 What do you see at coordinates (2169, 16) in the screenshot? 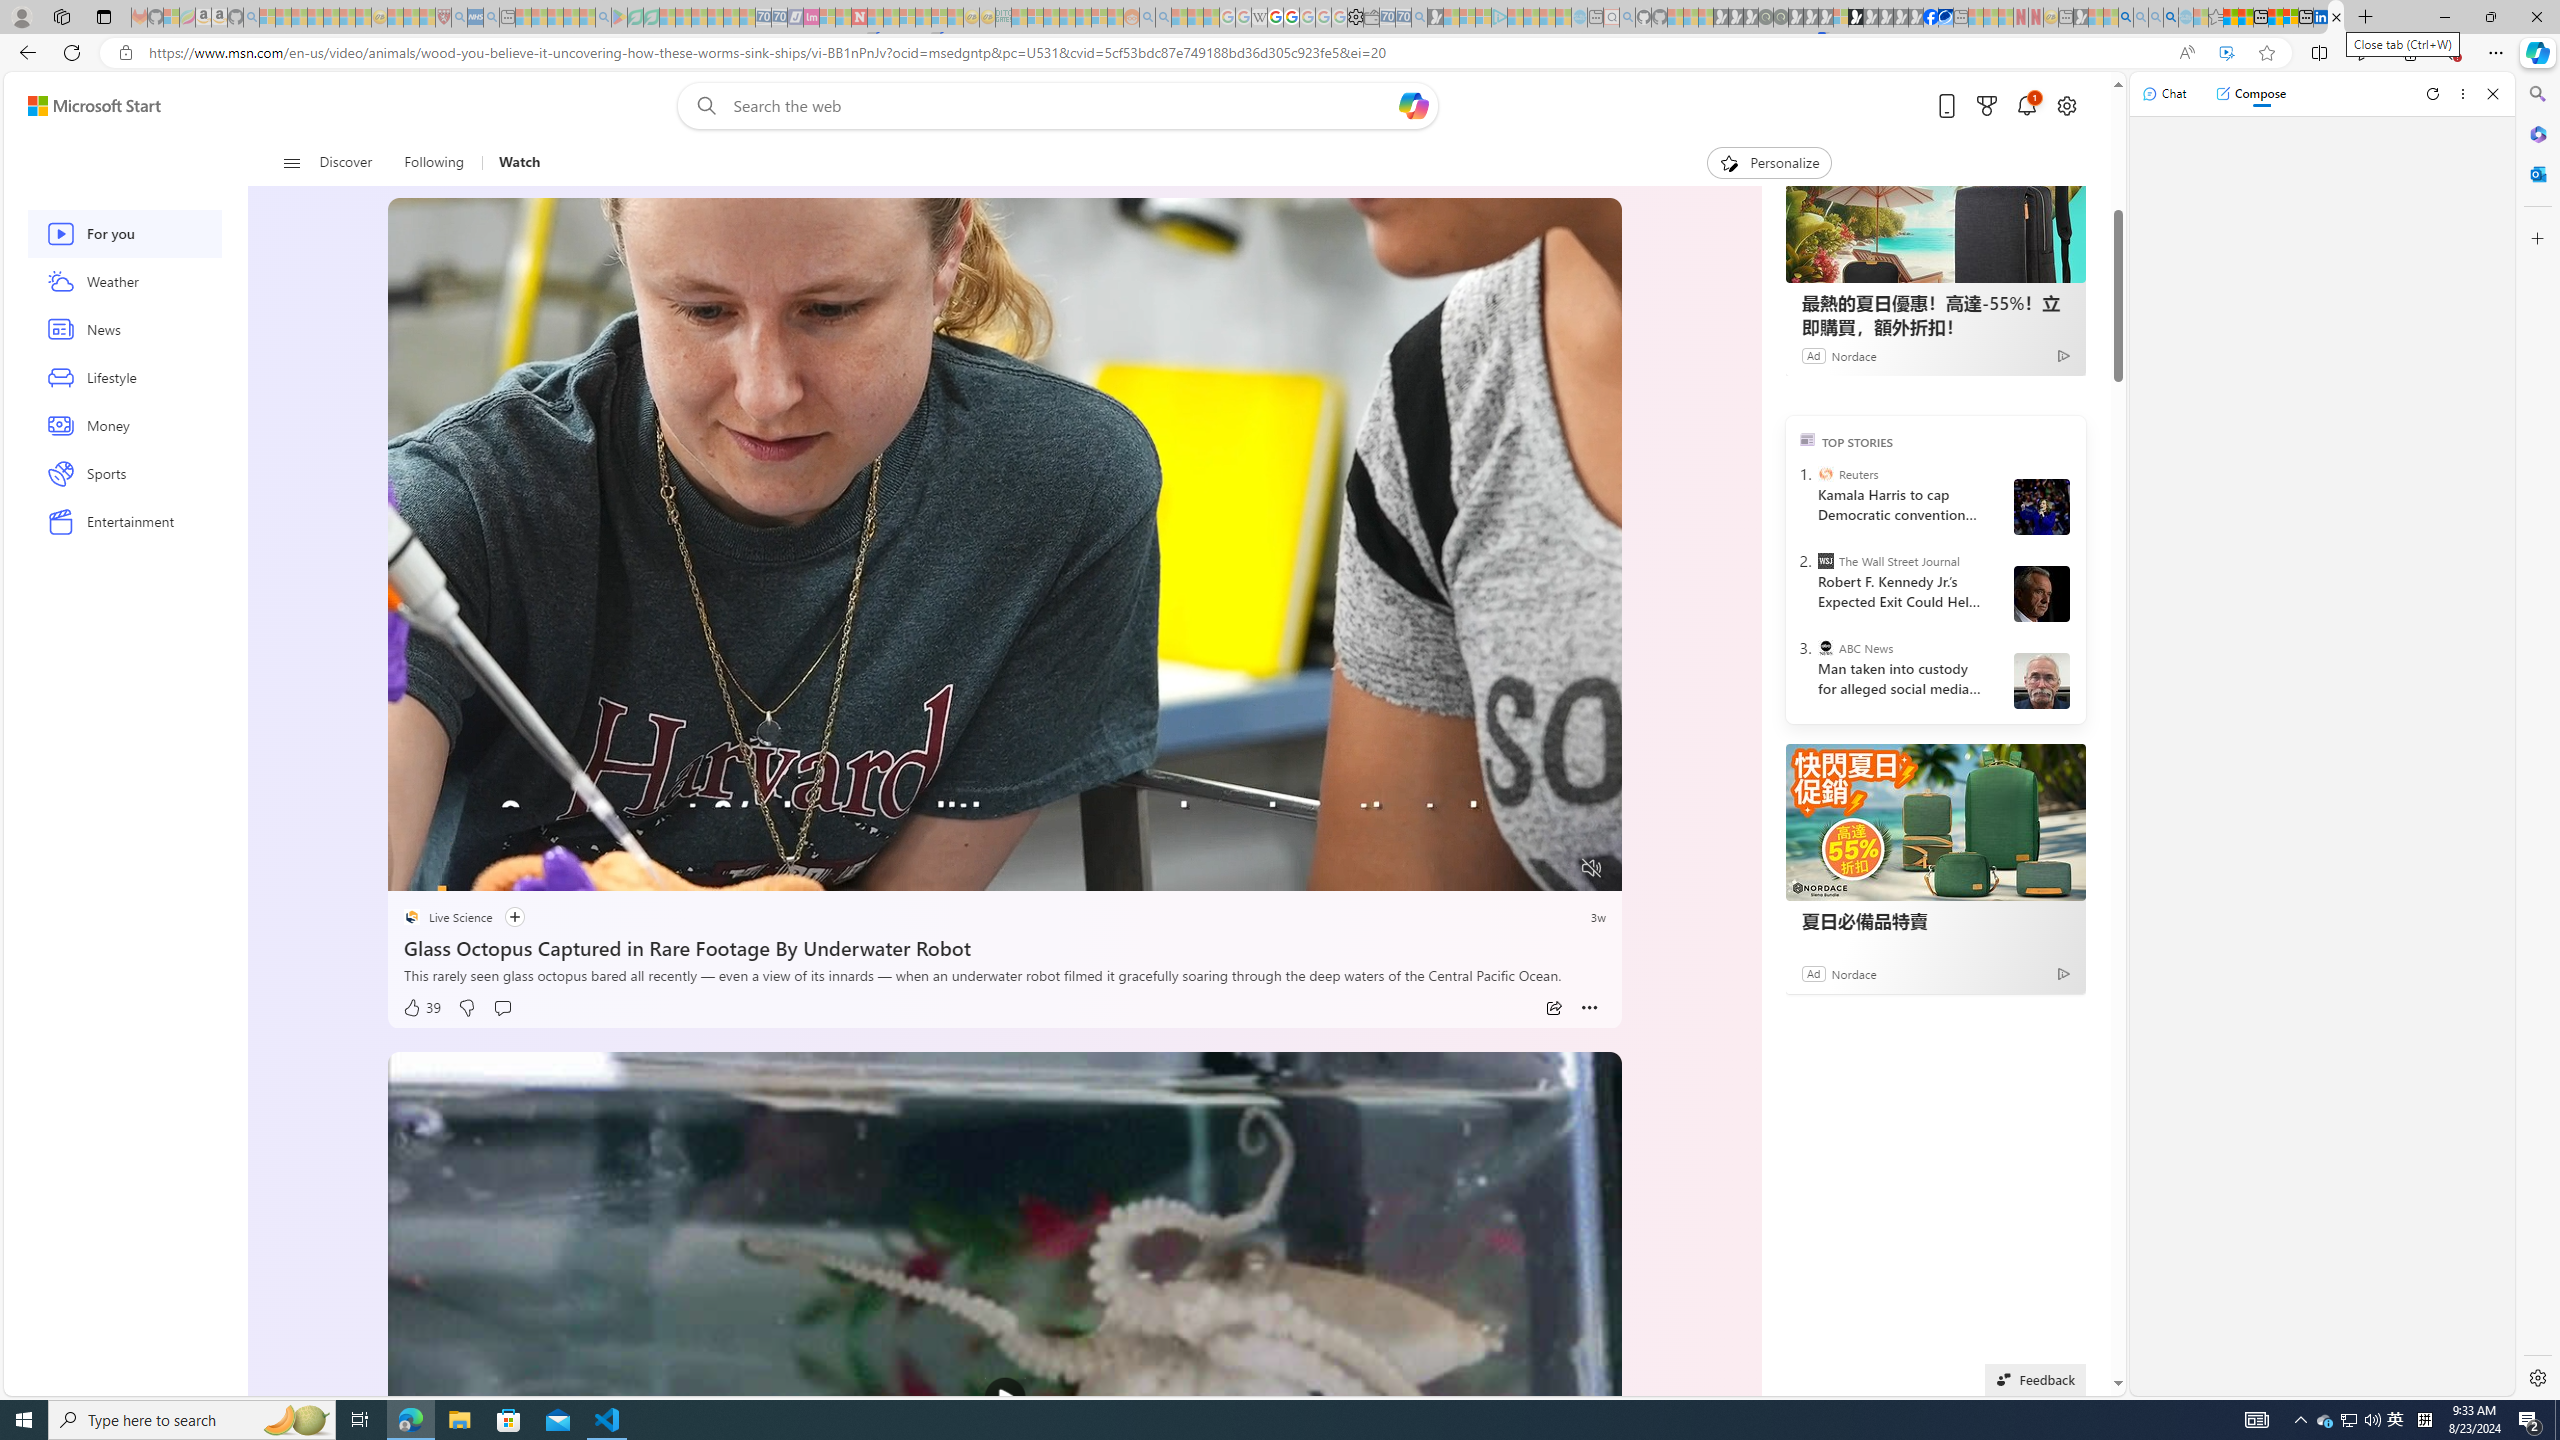
I see `'Google Chrome Internet Browser Download - Search Images'` at bounding box center [2169, 16].